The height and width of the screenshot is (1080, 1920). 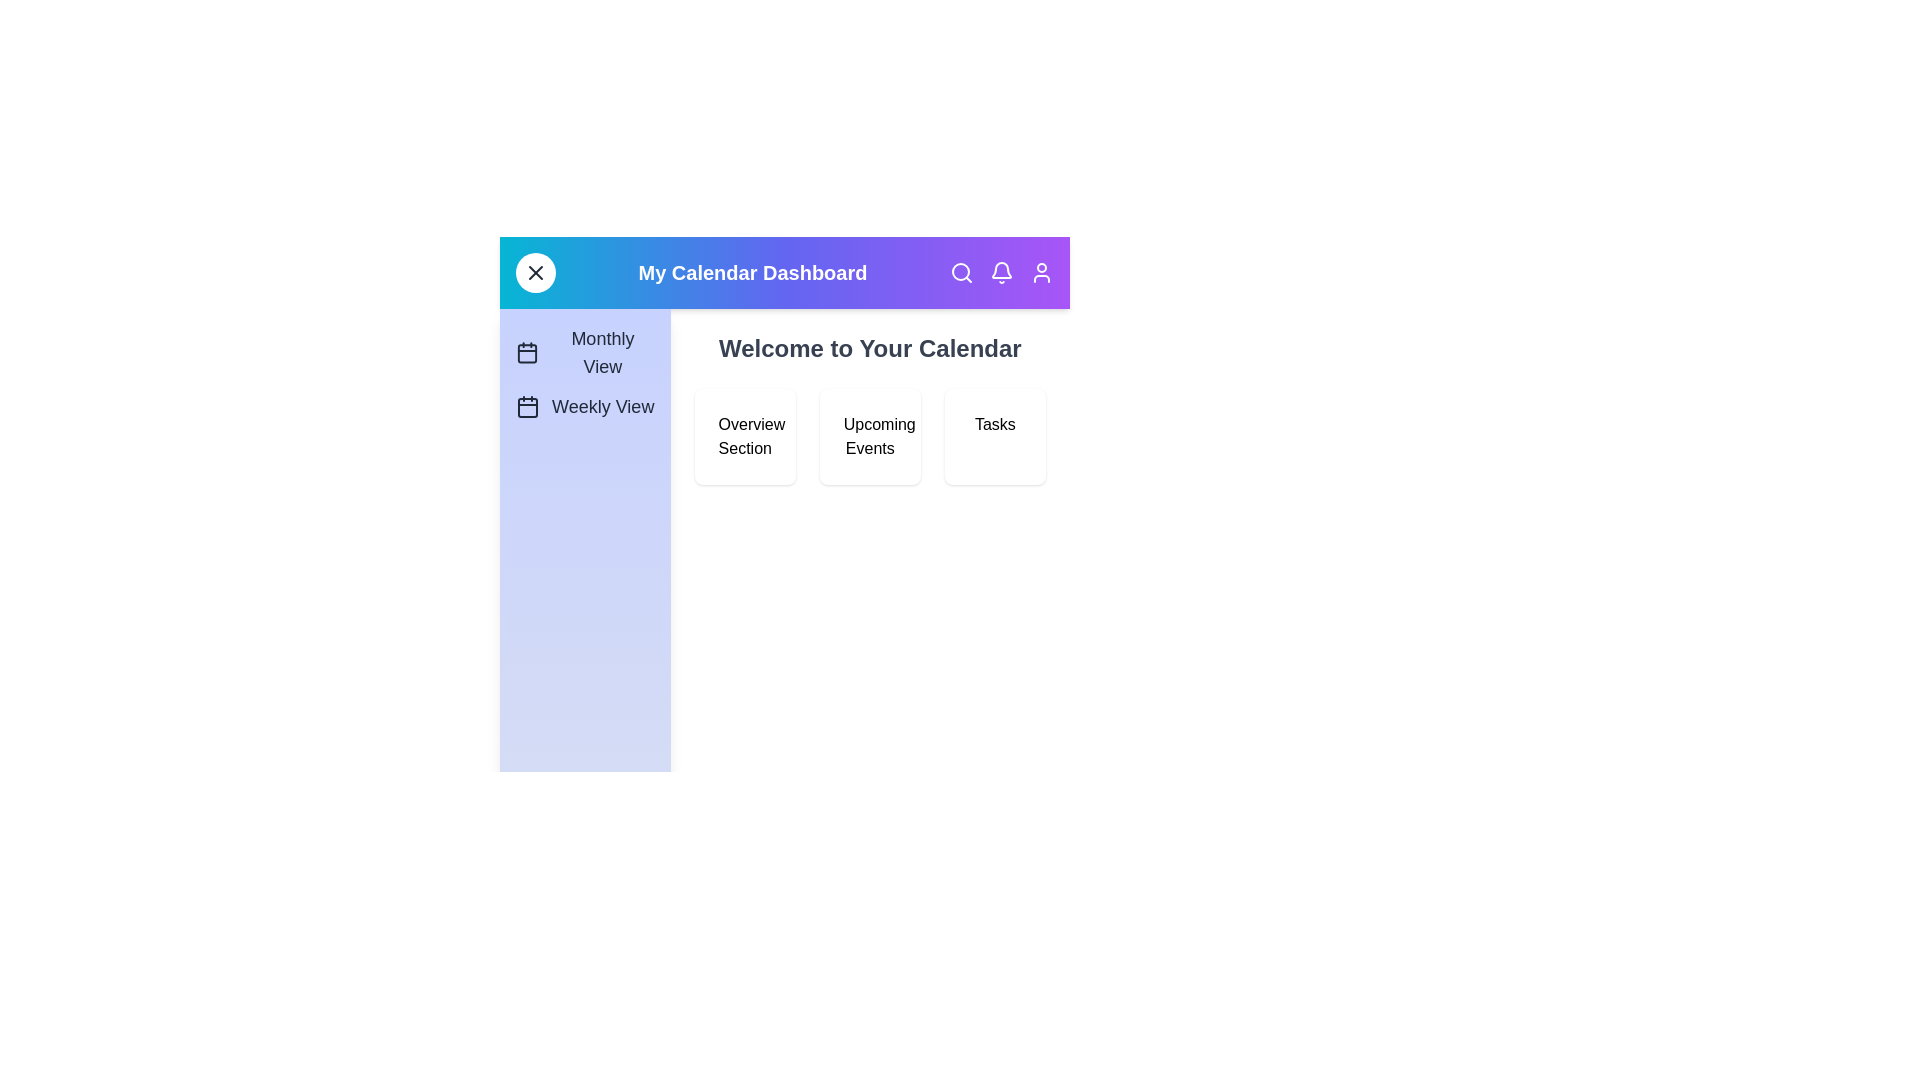 What do you see at coordinates (584, 373) in the screenshot?
I see `the 'Monthly View' option in the segmented control located in the left sidebar of the interface` at bounding box center [584, 373].